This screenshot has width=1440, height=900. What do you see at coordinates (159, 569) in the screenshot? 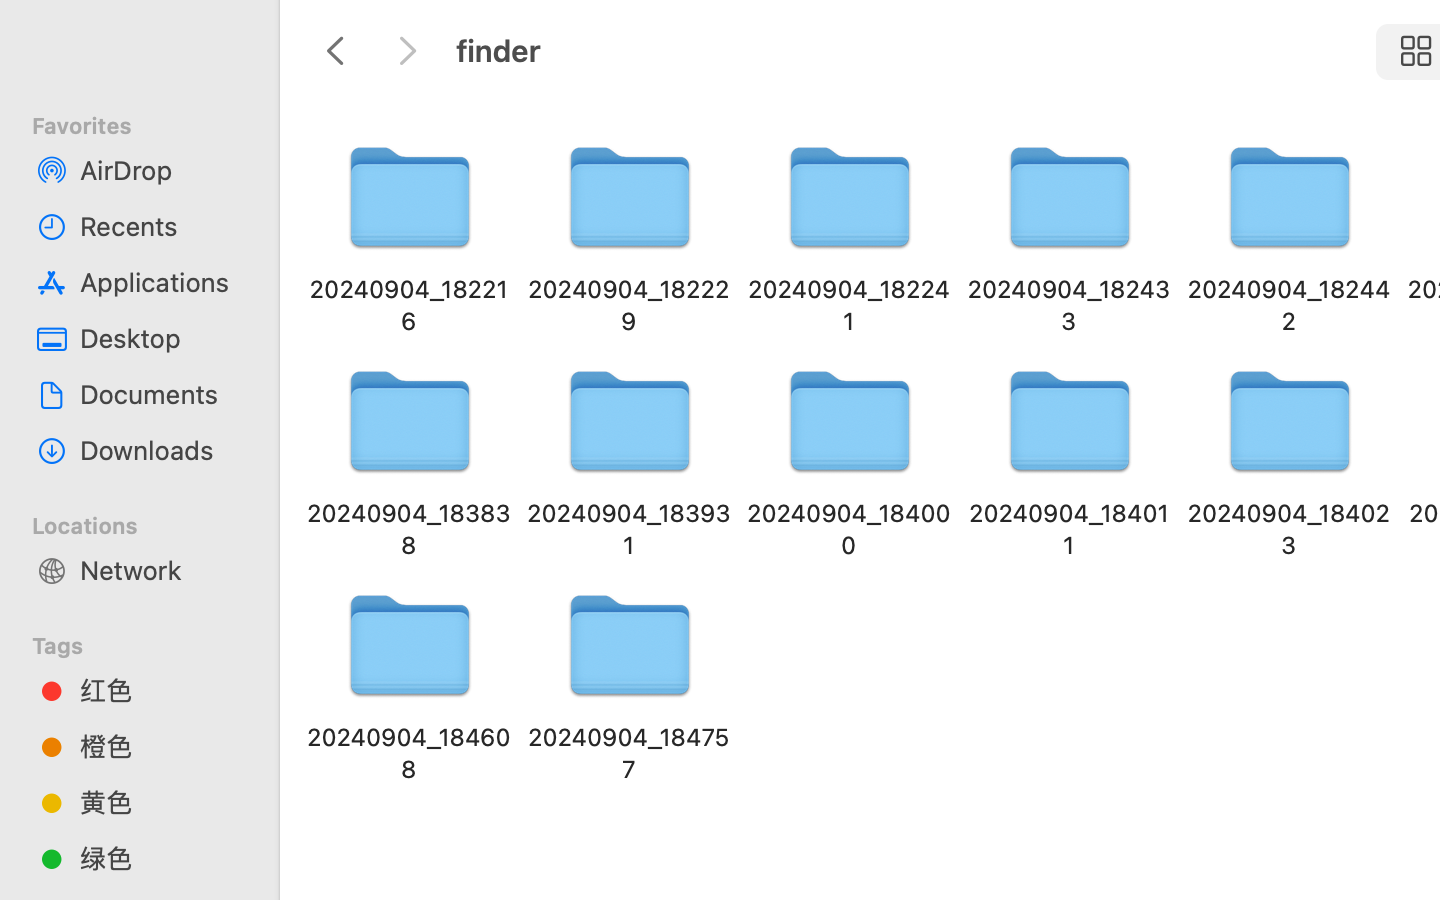
I see `'Network'` at bounding box center [159, 569].